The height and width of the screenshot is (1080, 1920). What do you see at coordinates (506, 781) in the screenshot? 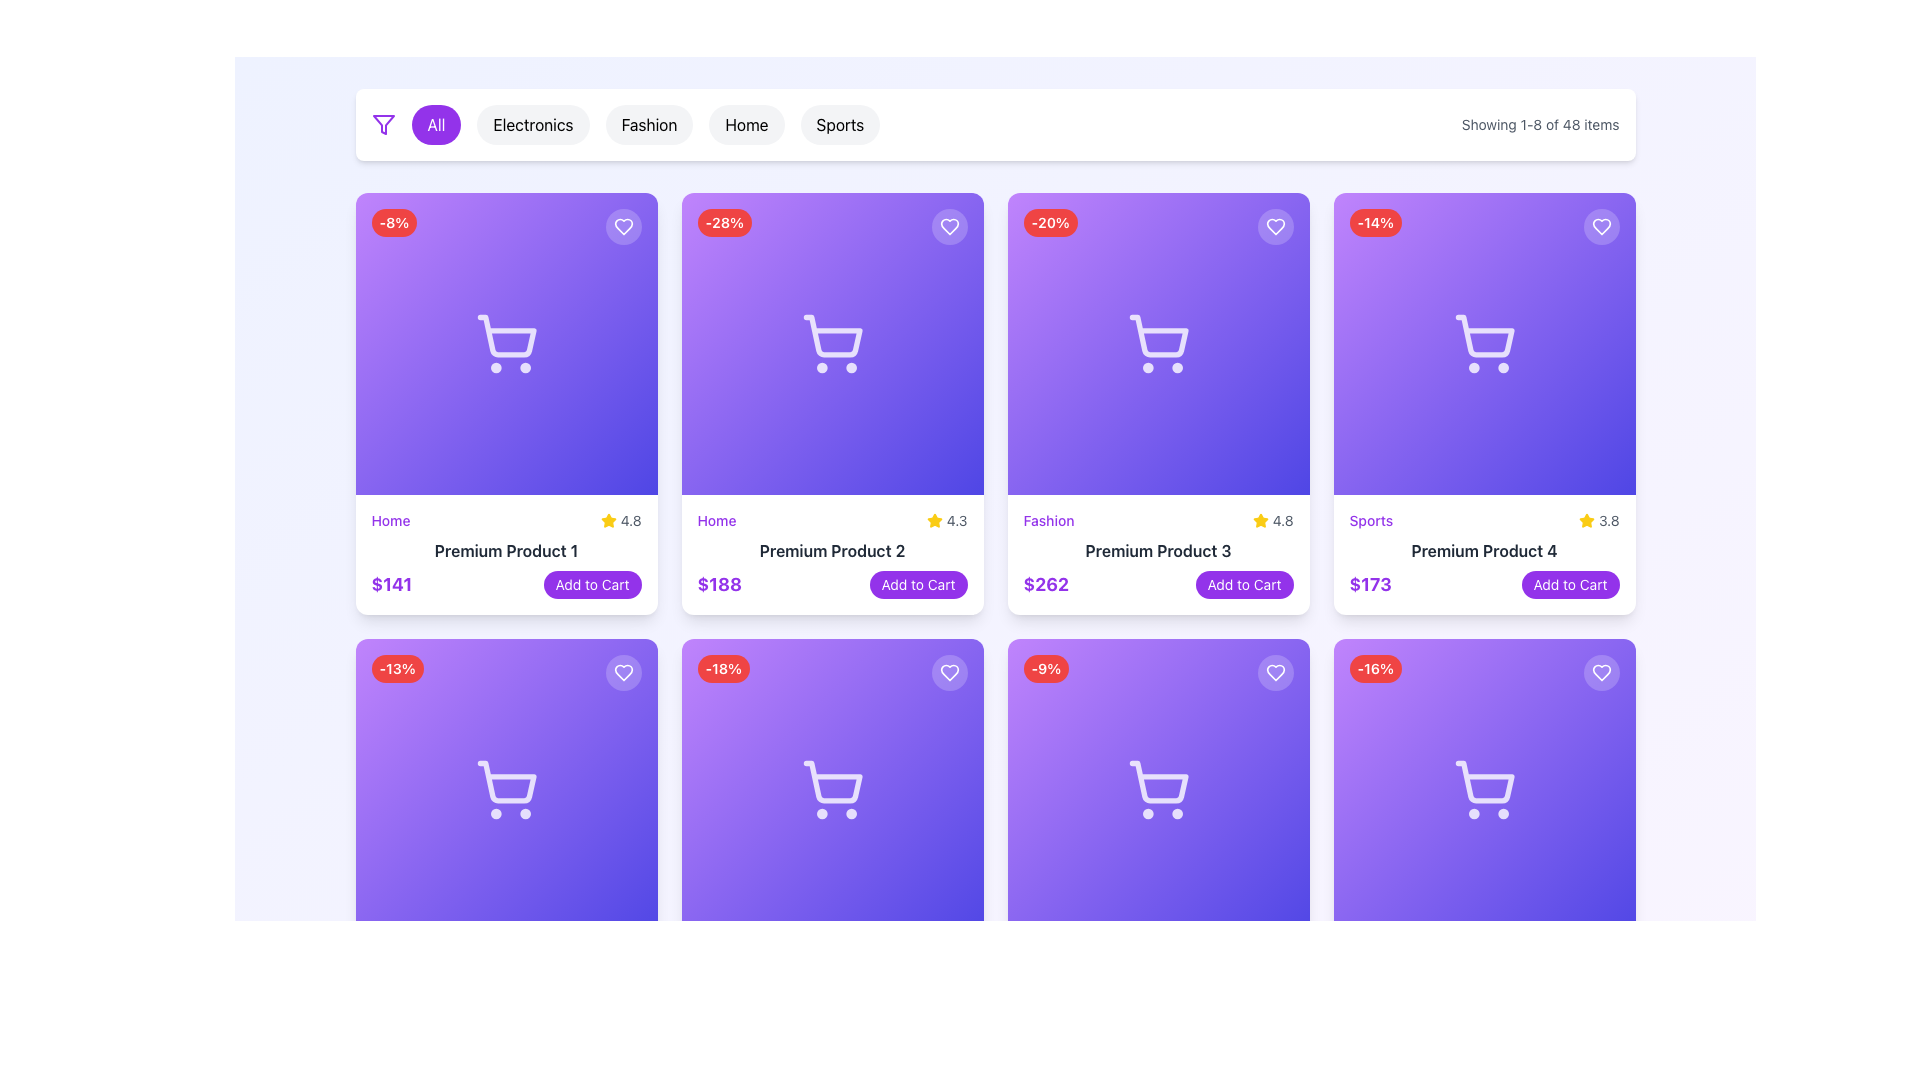
I see `the cart icon, which is a minimalistic hollow design with a white stroke, located within the product card for 'Premium Product 1' in the top left quadrant of the UI` at bounding box center [506, 781].